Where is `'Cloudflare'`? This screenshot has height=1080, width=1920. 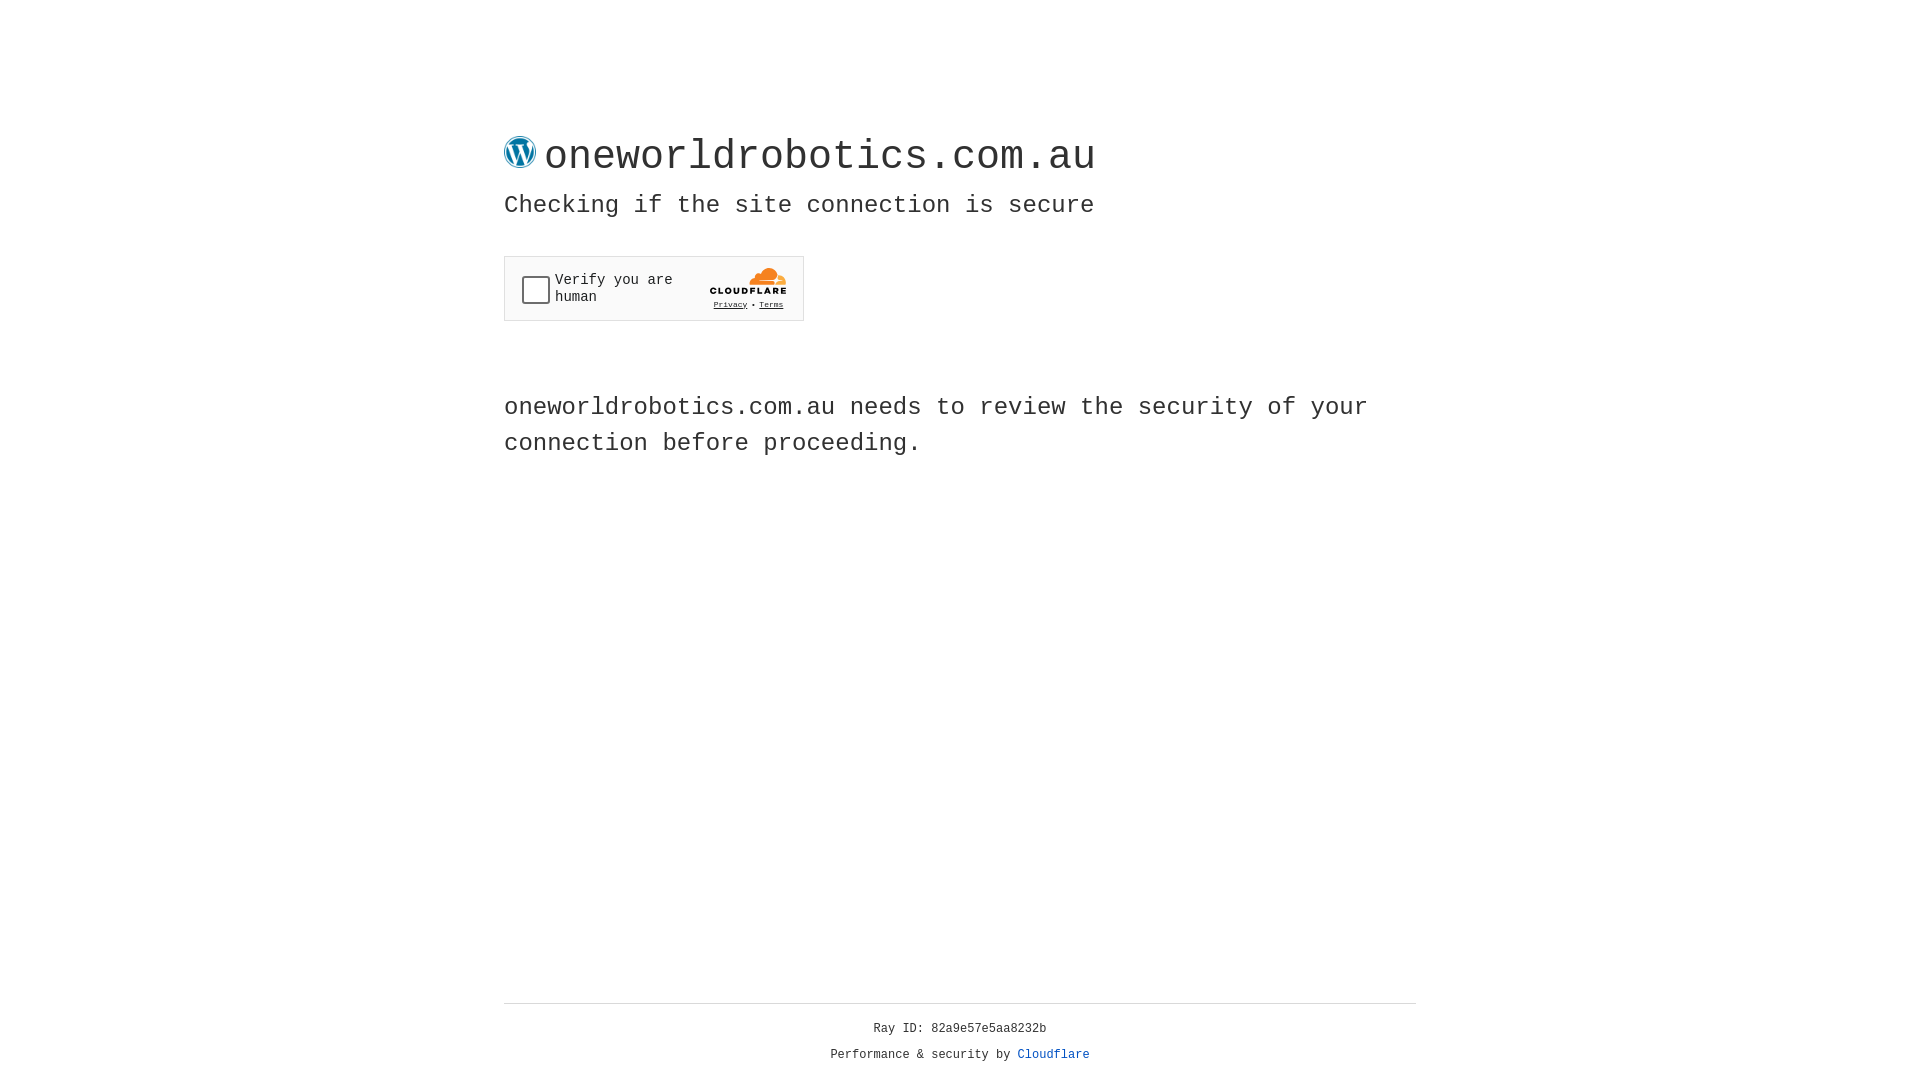 'Cloudflare' is located at coordinates (1017, 1054).